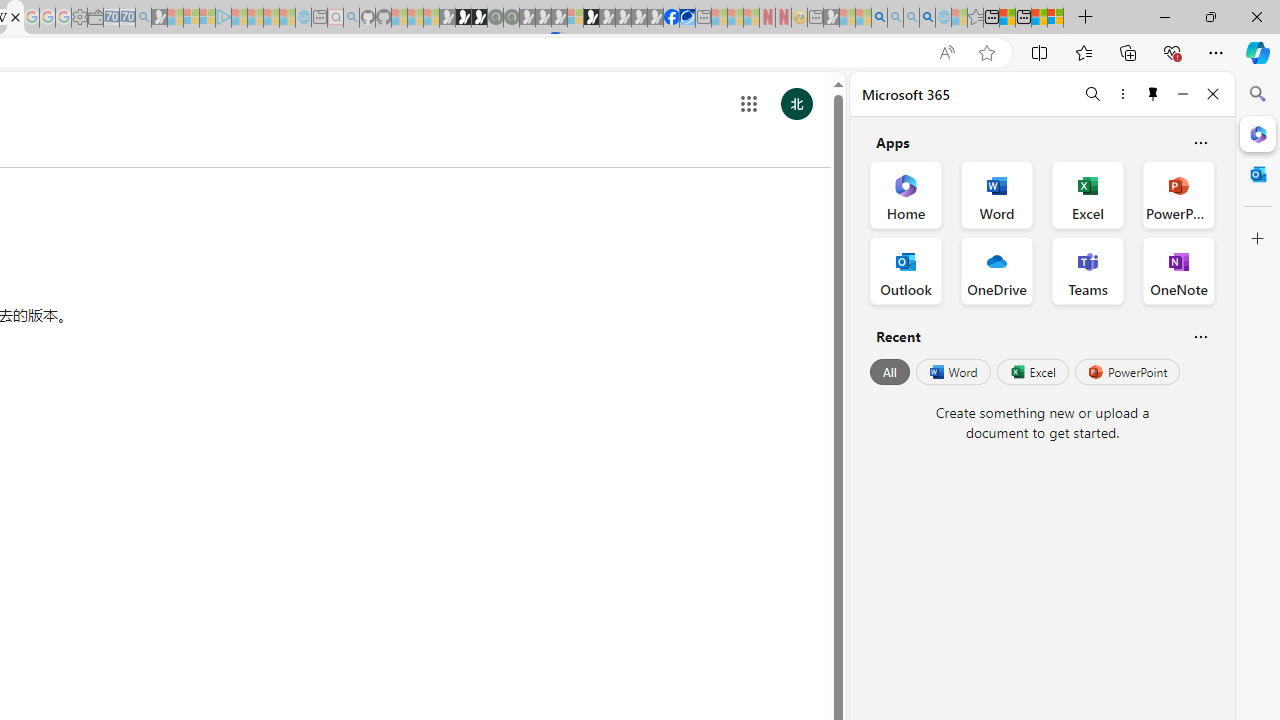 This screenshot has height=720, width=1280. I want to click on 'Close Outlook pane', so click(1257, 173).